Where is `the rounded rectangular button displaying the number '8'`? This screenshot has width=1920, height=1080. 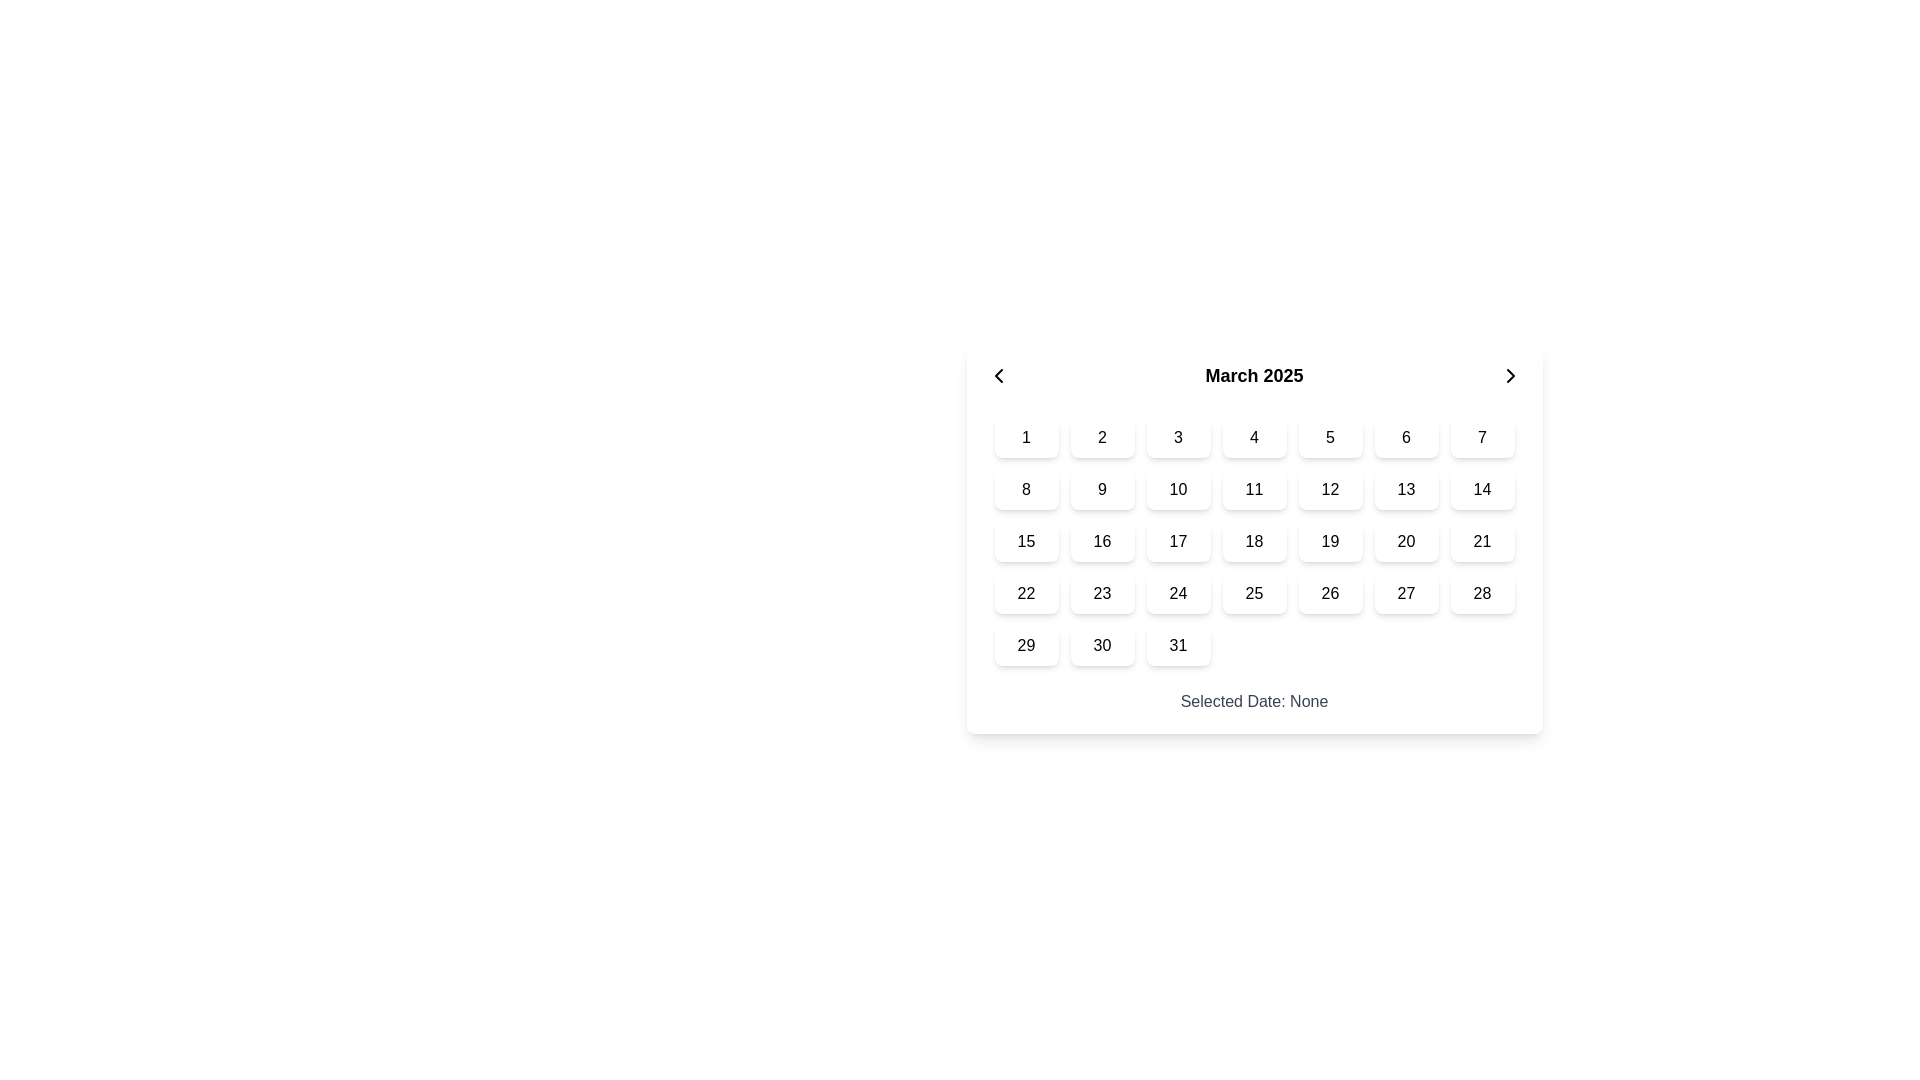
the rounded rectangular button displaying the number '8' is located at coordinates (1026, 489).